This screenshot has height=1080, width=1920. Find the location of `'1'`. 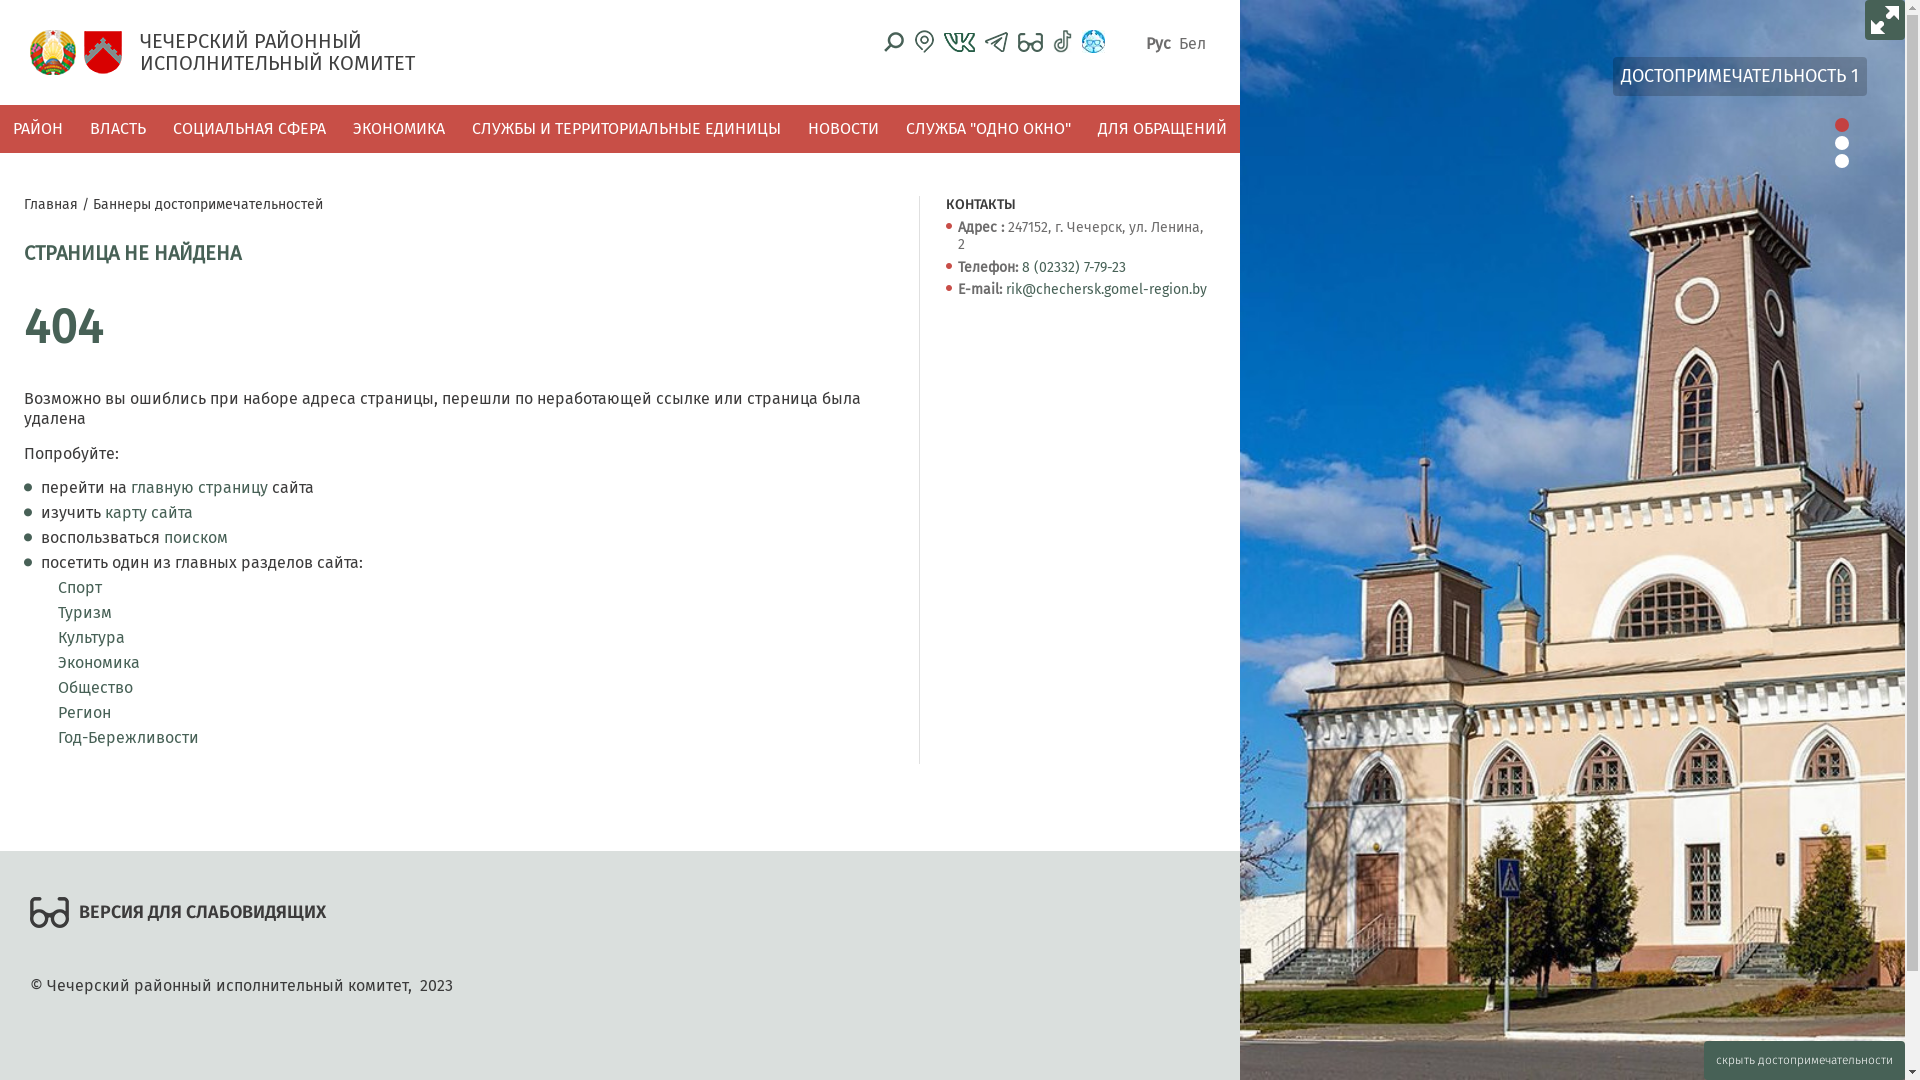

'1' is located at coordinates (1841, 124).